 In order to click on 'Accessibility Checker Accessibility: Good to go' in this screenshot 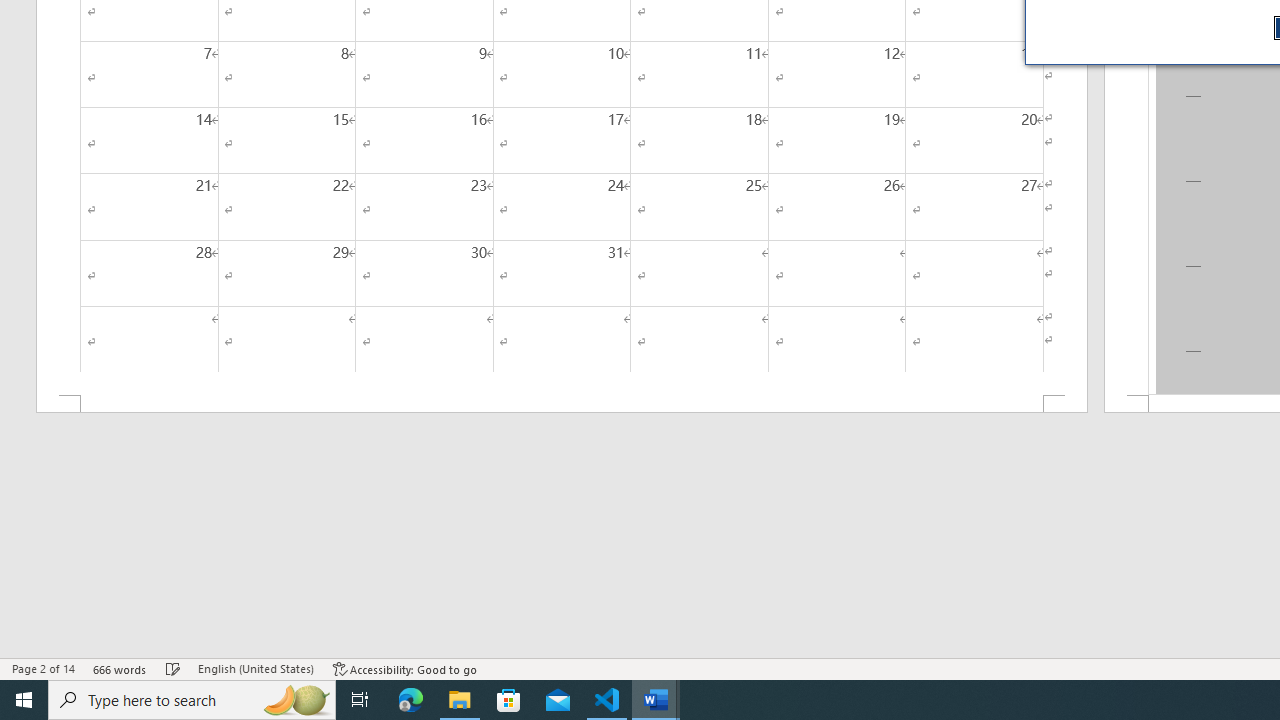, I will do `click(404, 669)`.